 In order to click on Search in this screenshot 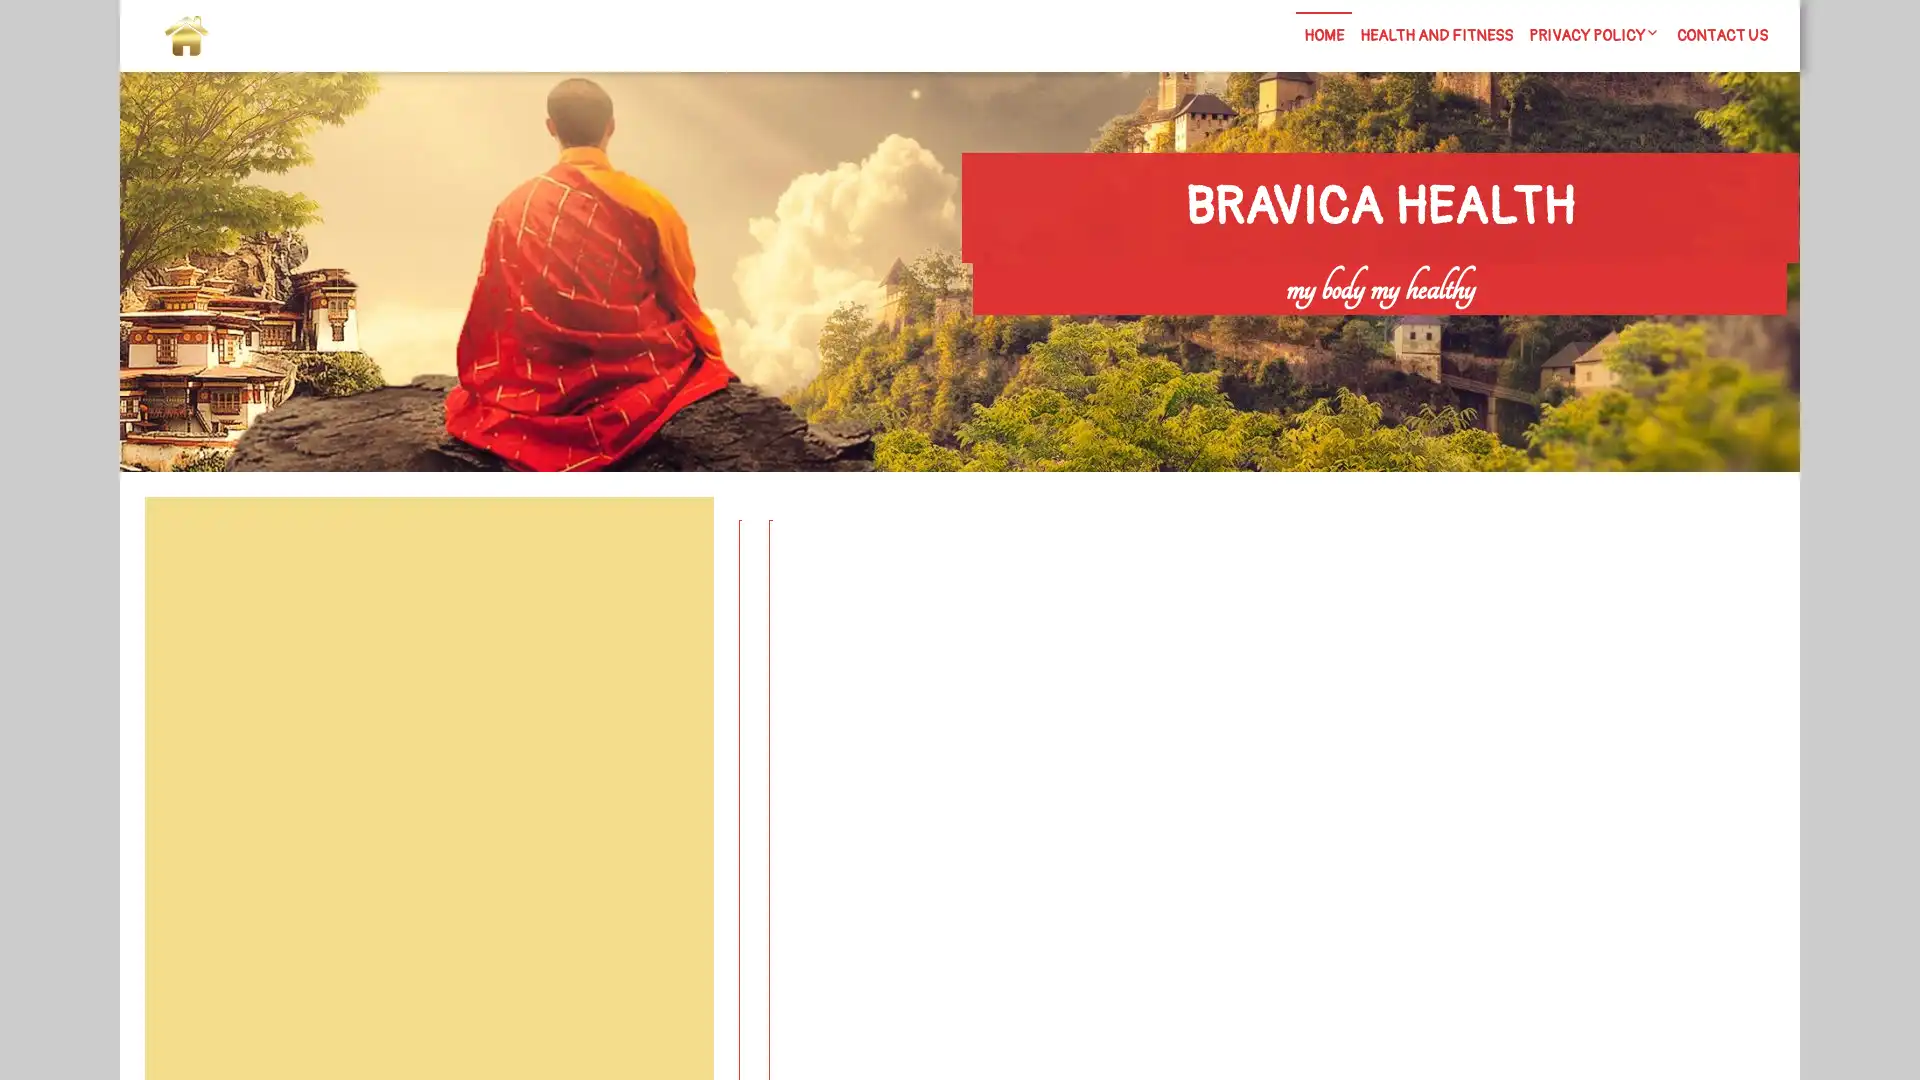, I will do `click(1557, 327)`.